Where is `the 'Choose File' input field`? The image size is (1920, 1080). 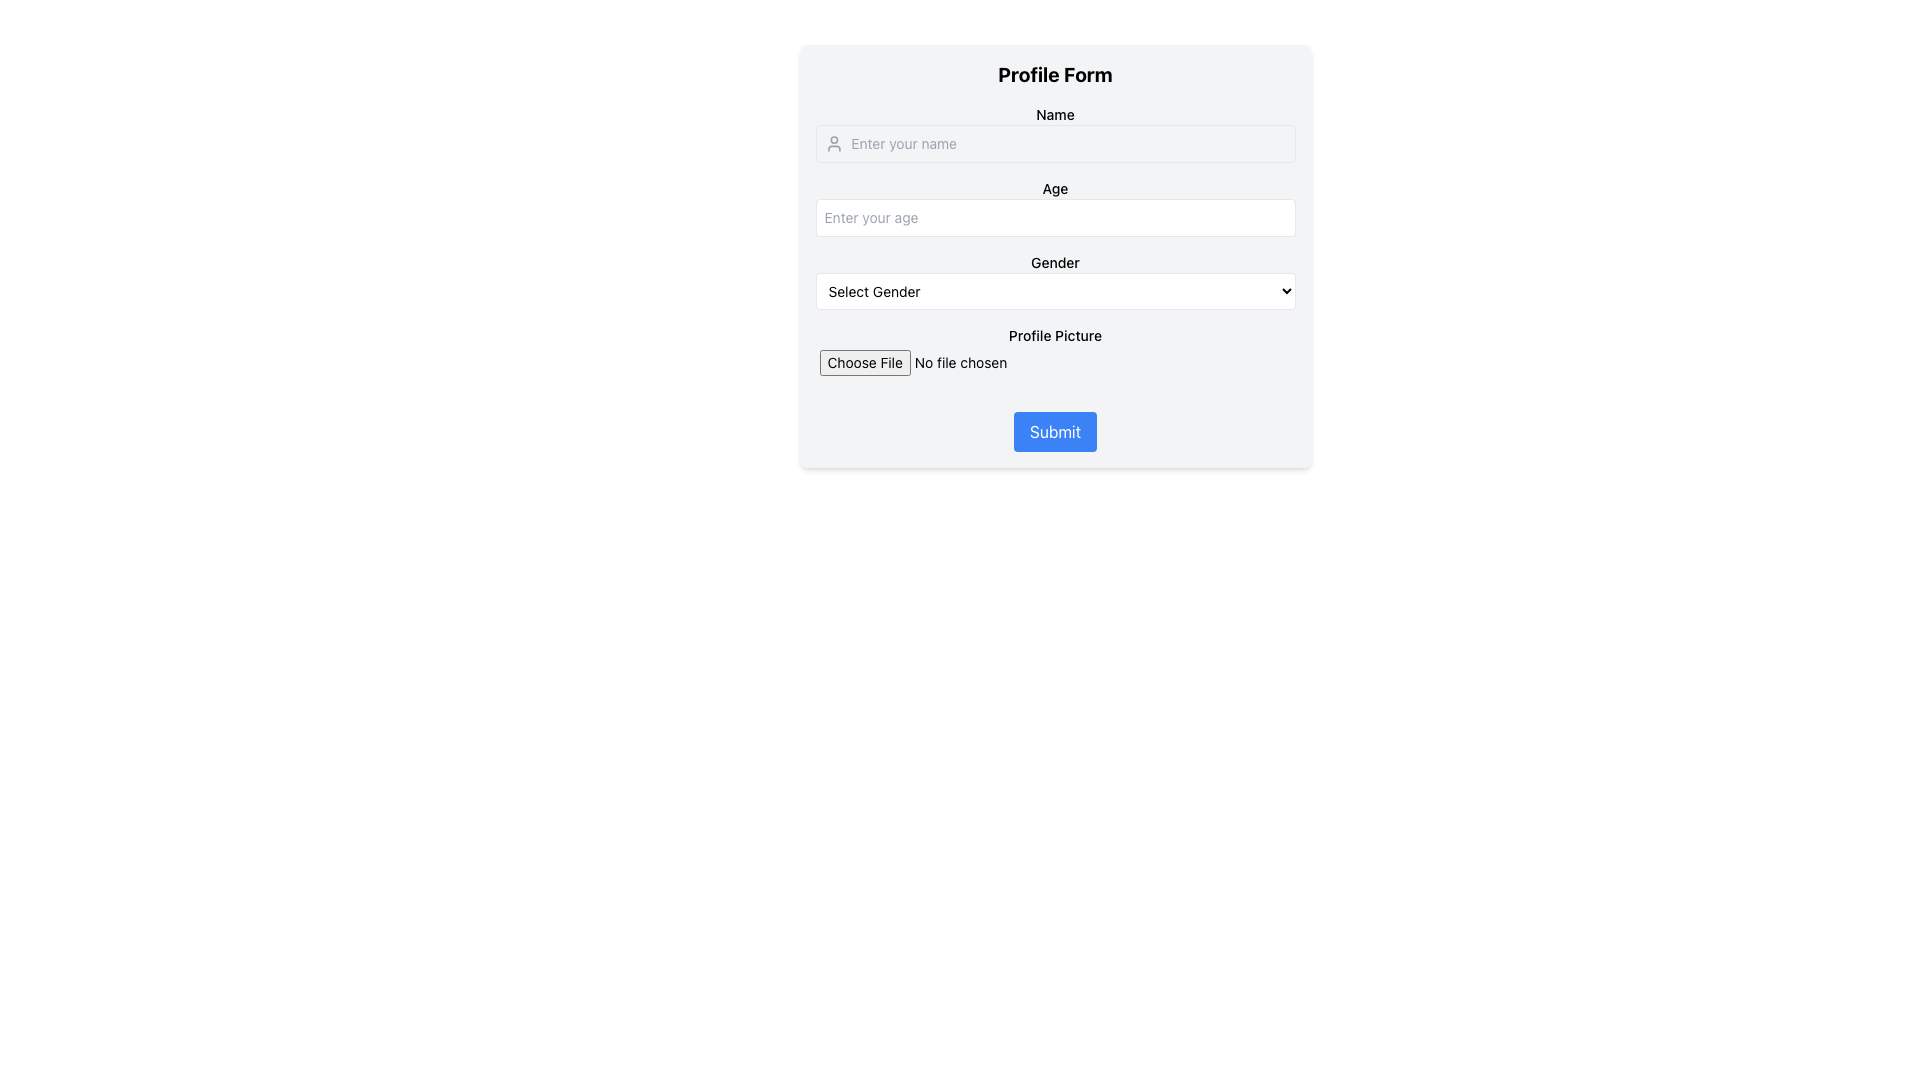
the 'Choose File' input field is located at coordinates (1054, 362).